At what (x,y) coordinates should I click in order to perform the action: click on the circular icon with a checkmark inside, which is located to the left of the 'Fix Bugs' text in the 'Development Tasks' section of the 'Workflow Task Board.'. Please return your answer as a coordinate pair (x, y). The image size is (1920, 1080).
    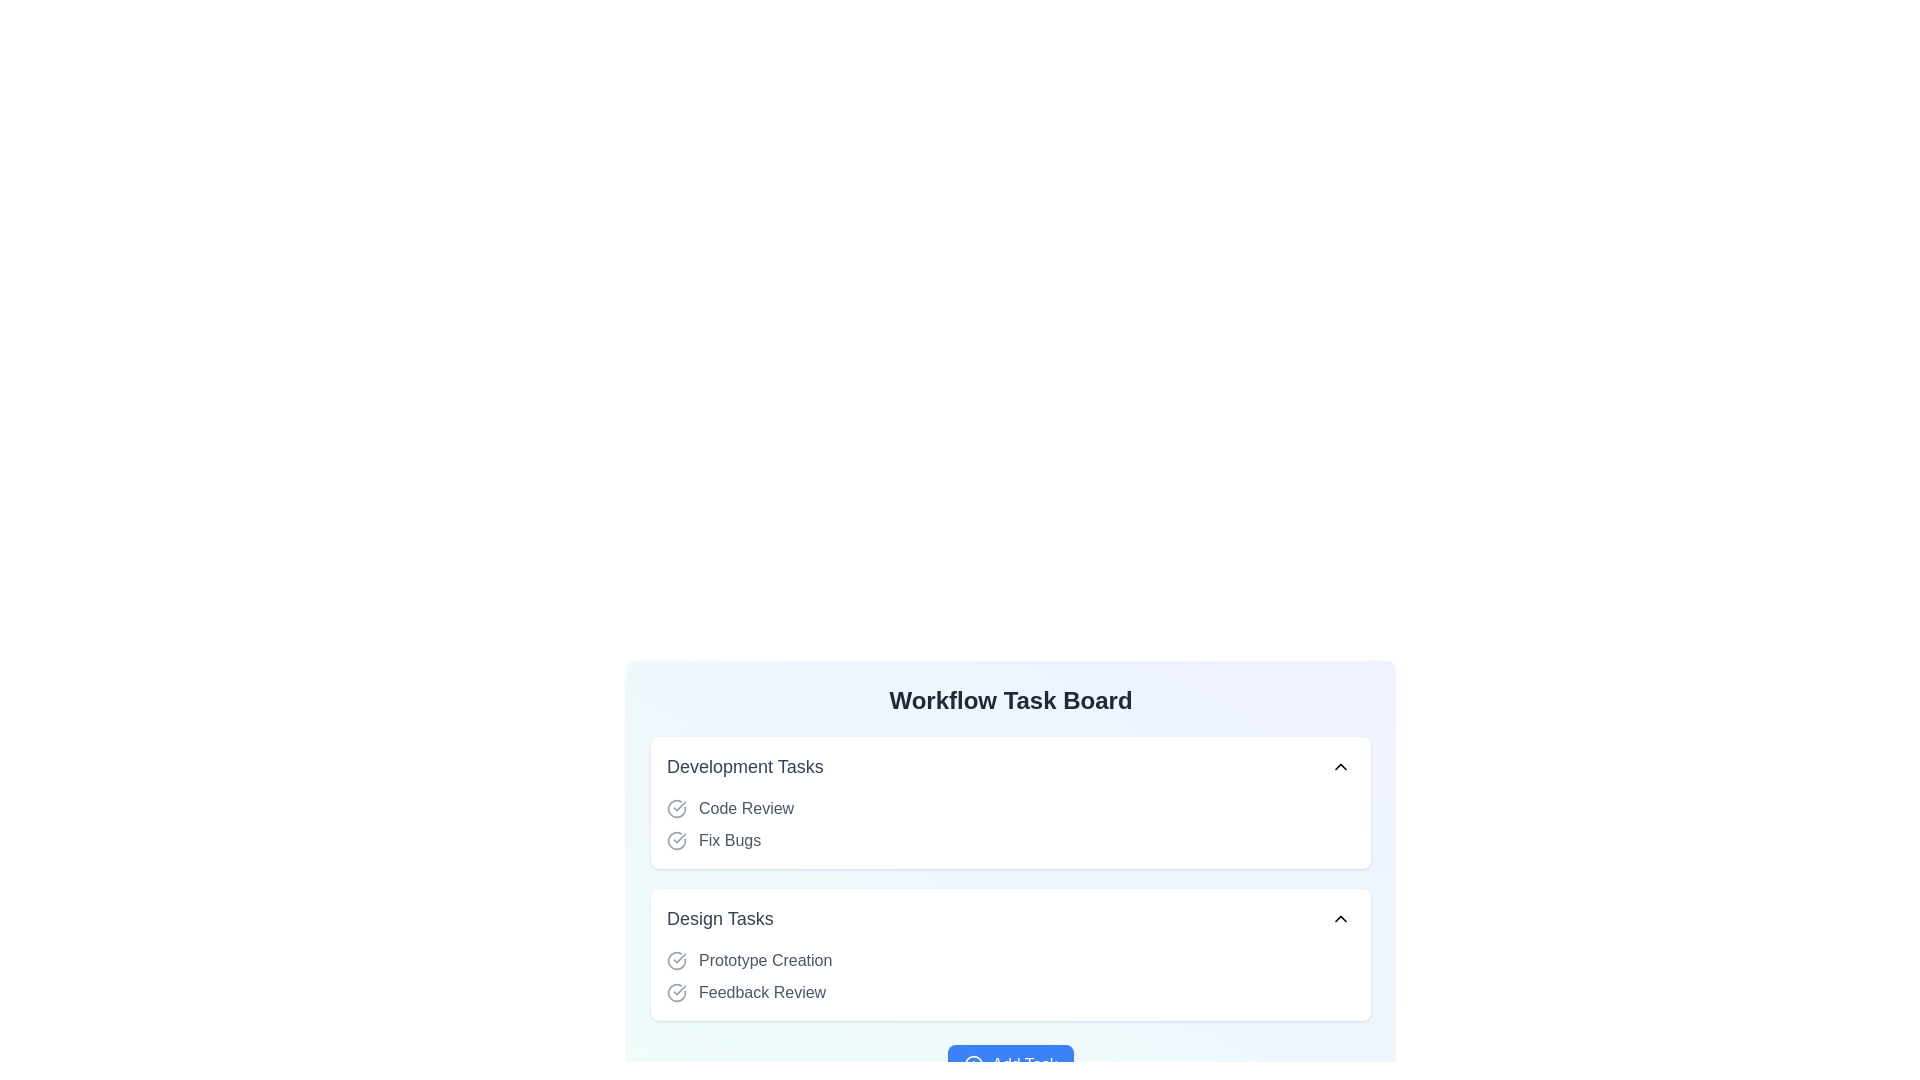
    Looking at the image, I should click on (676, 840).